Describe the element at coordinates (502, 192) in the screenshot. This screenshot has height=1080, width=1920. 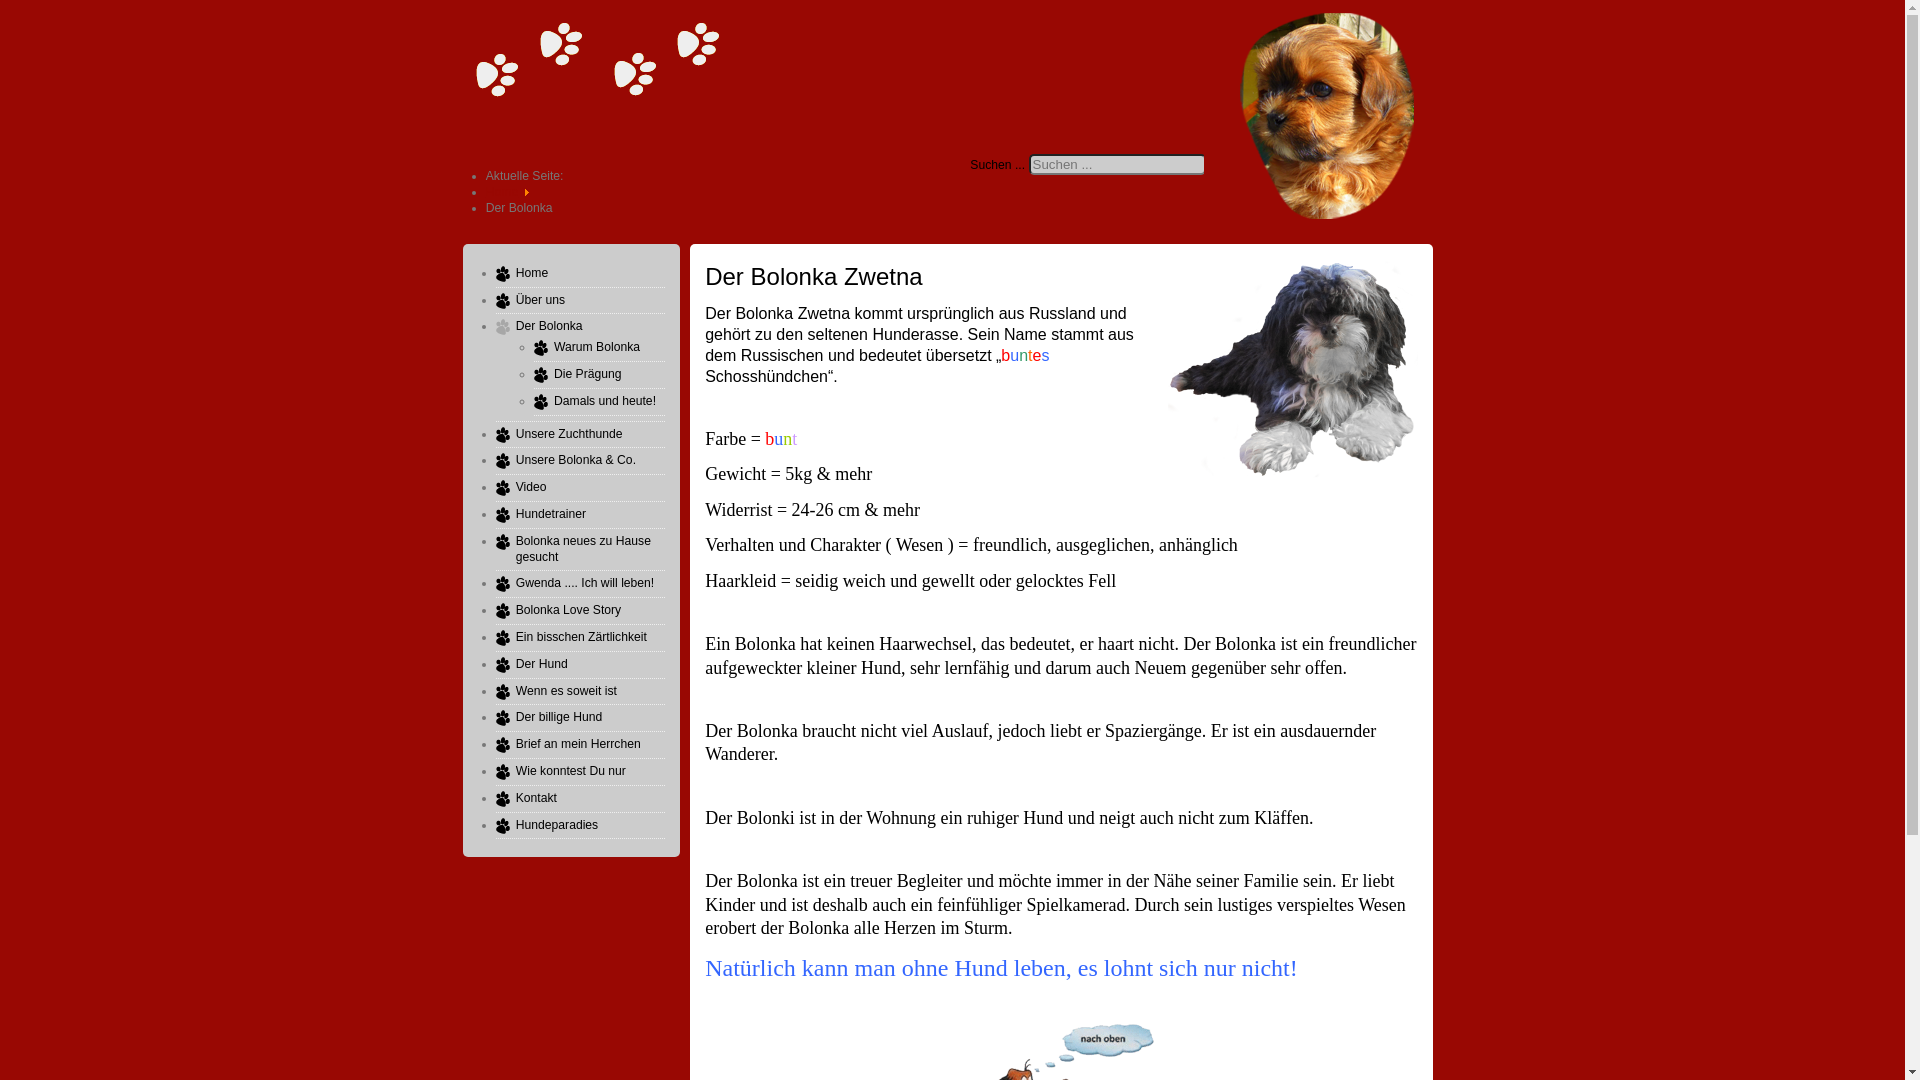
I see `'Home'` at that location.